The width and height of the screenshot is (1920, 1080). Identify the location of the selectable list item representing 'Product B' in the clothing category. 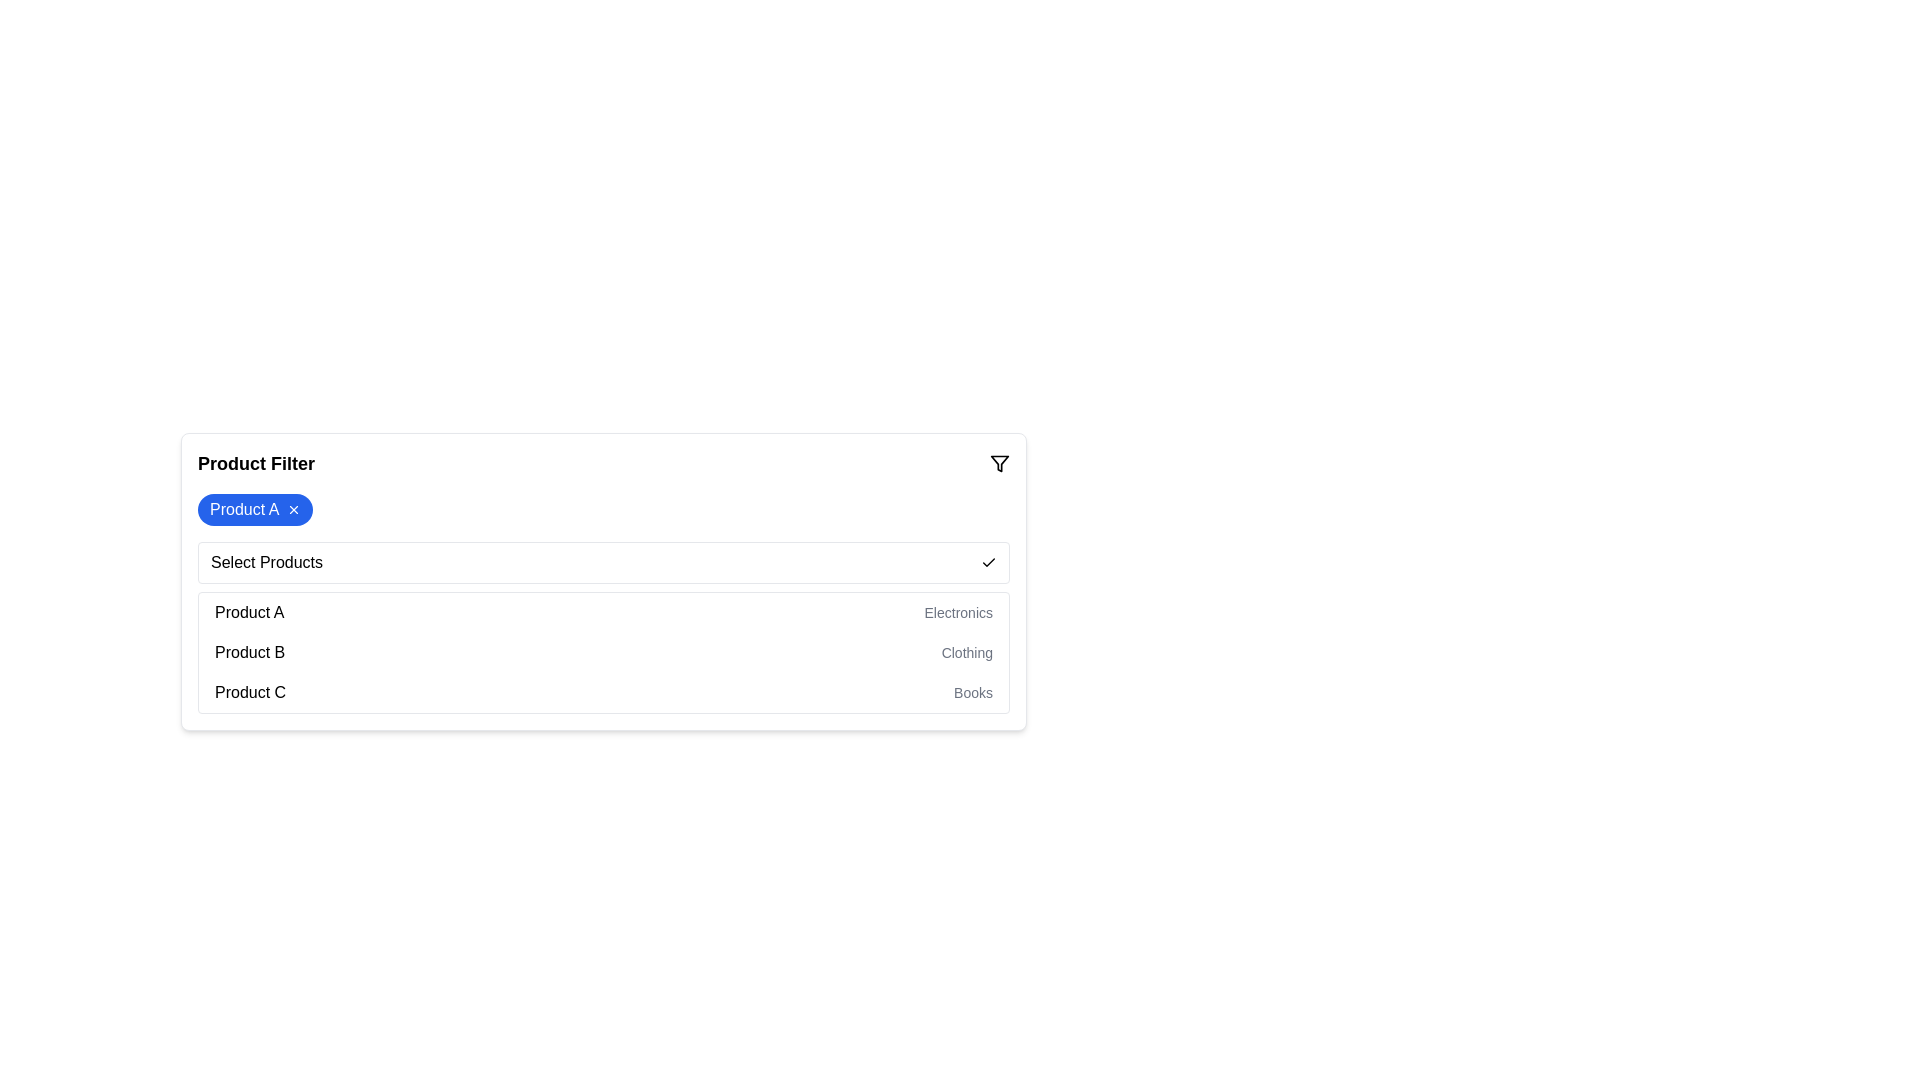
(603, 652).